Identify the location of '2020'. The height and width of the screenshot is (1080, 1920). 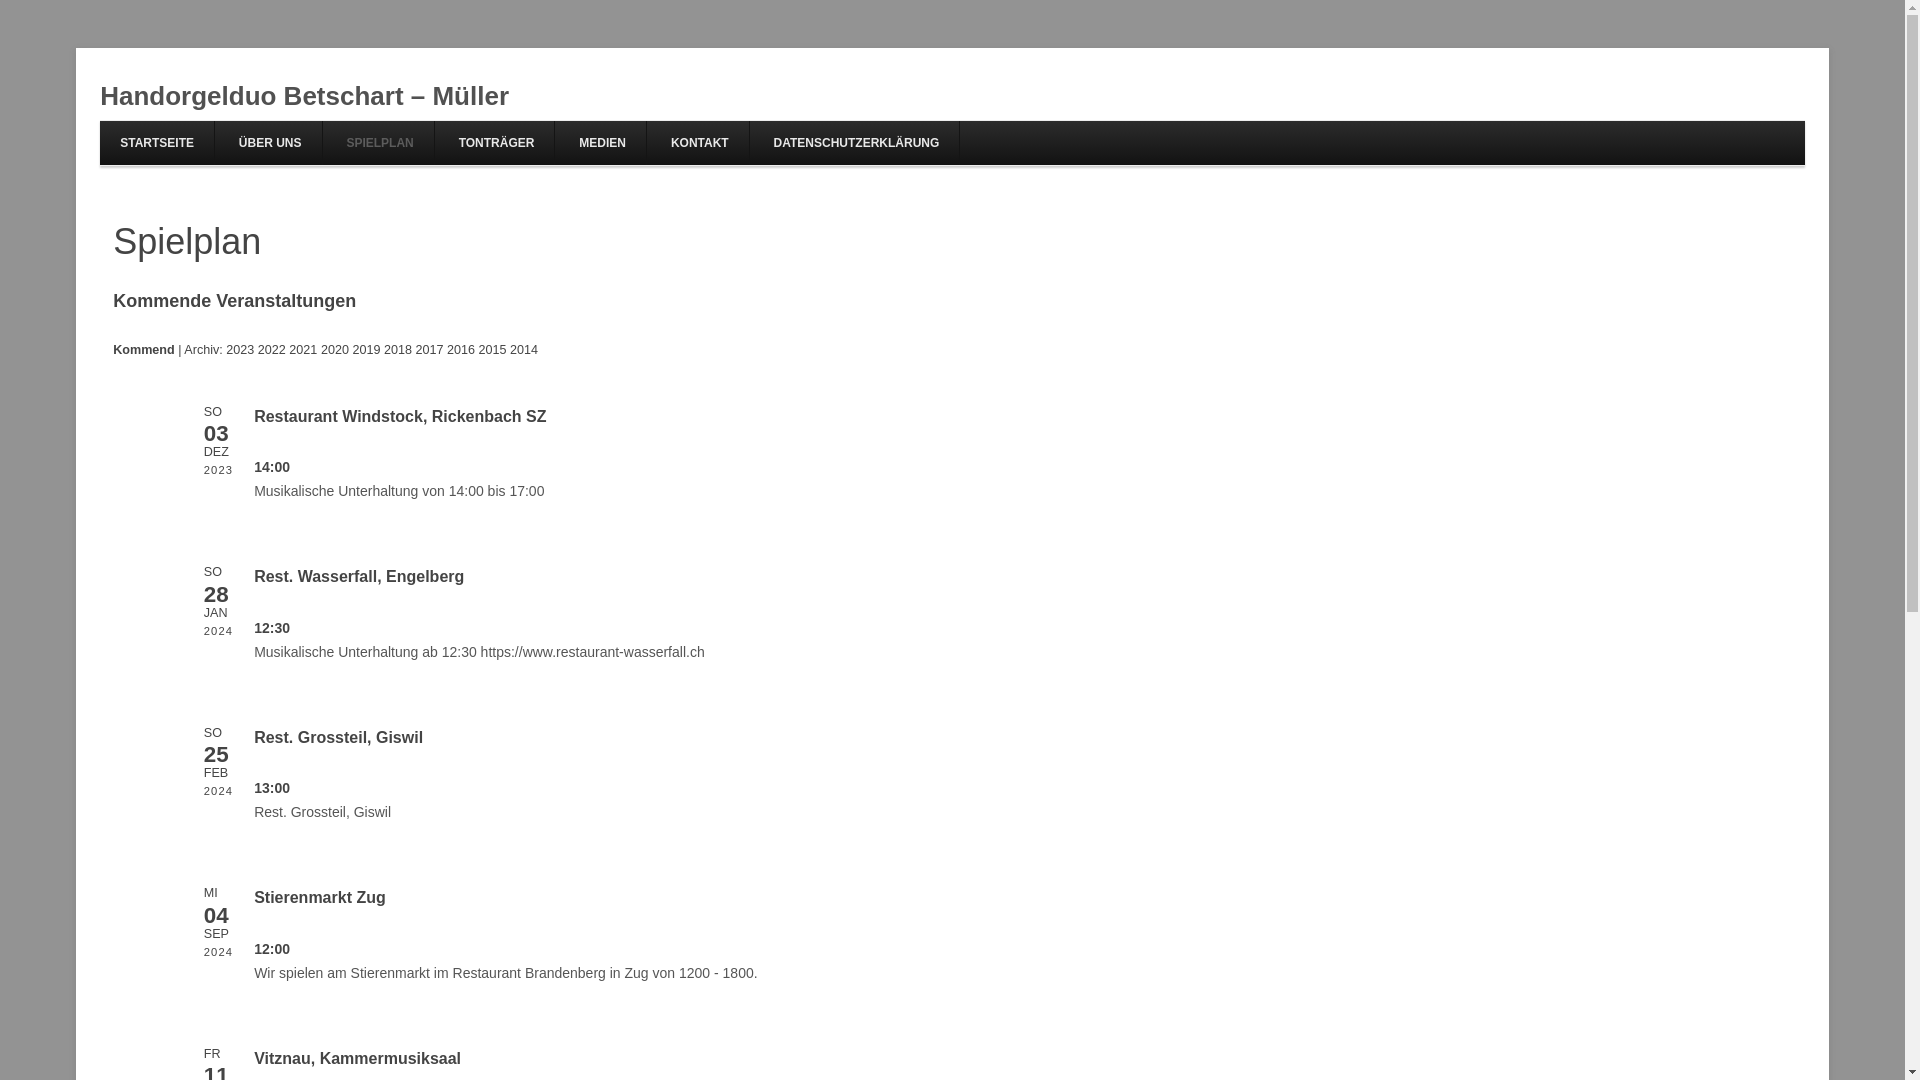
(335, 349).